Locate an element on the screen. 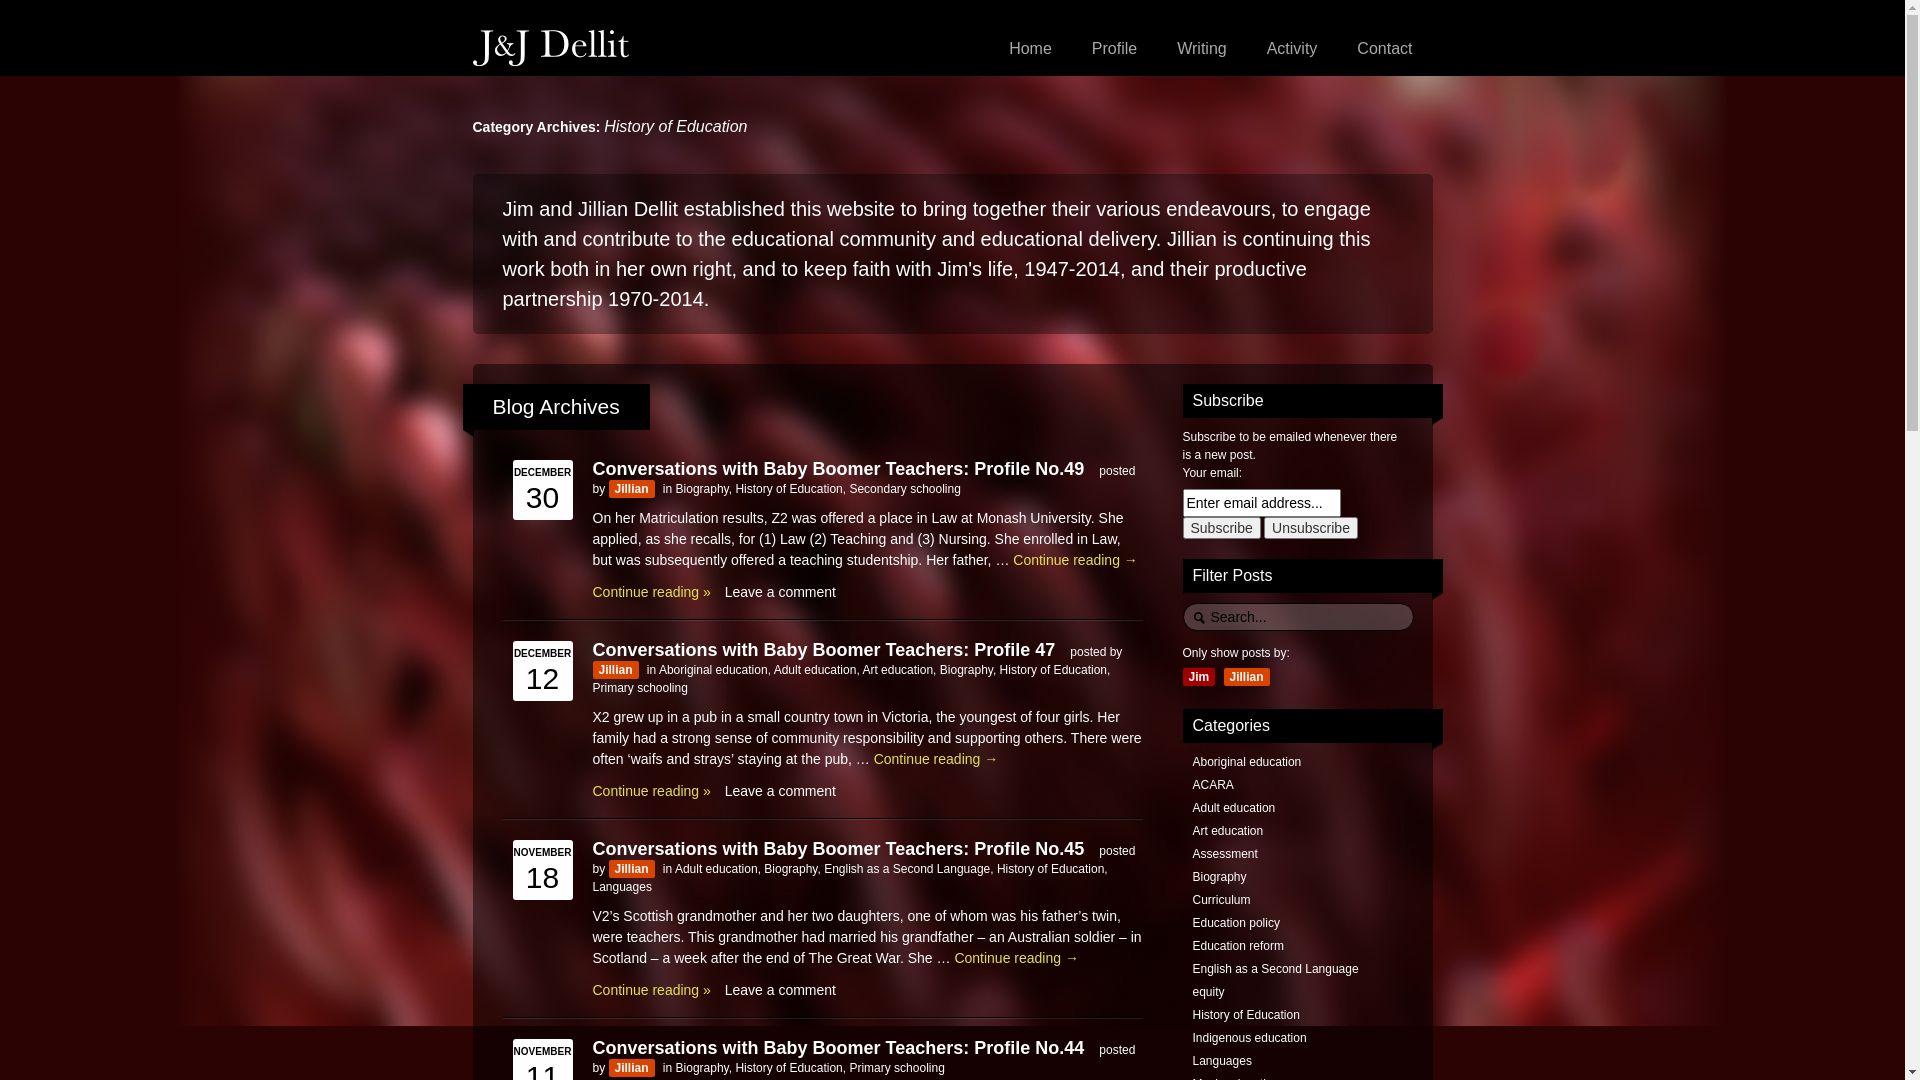 Image resolution: width=1920 pixels, height=1080 pixels. 'Curriculum' is located at coordinates (1191, 898).